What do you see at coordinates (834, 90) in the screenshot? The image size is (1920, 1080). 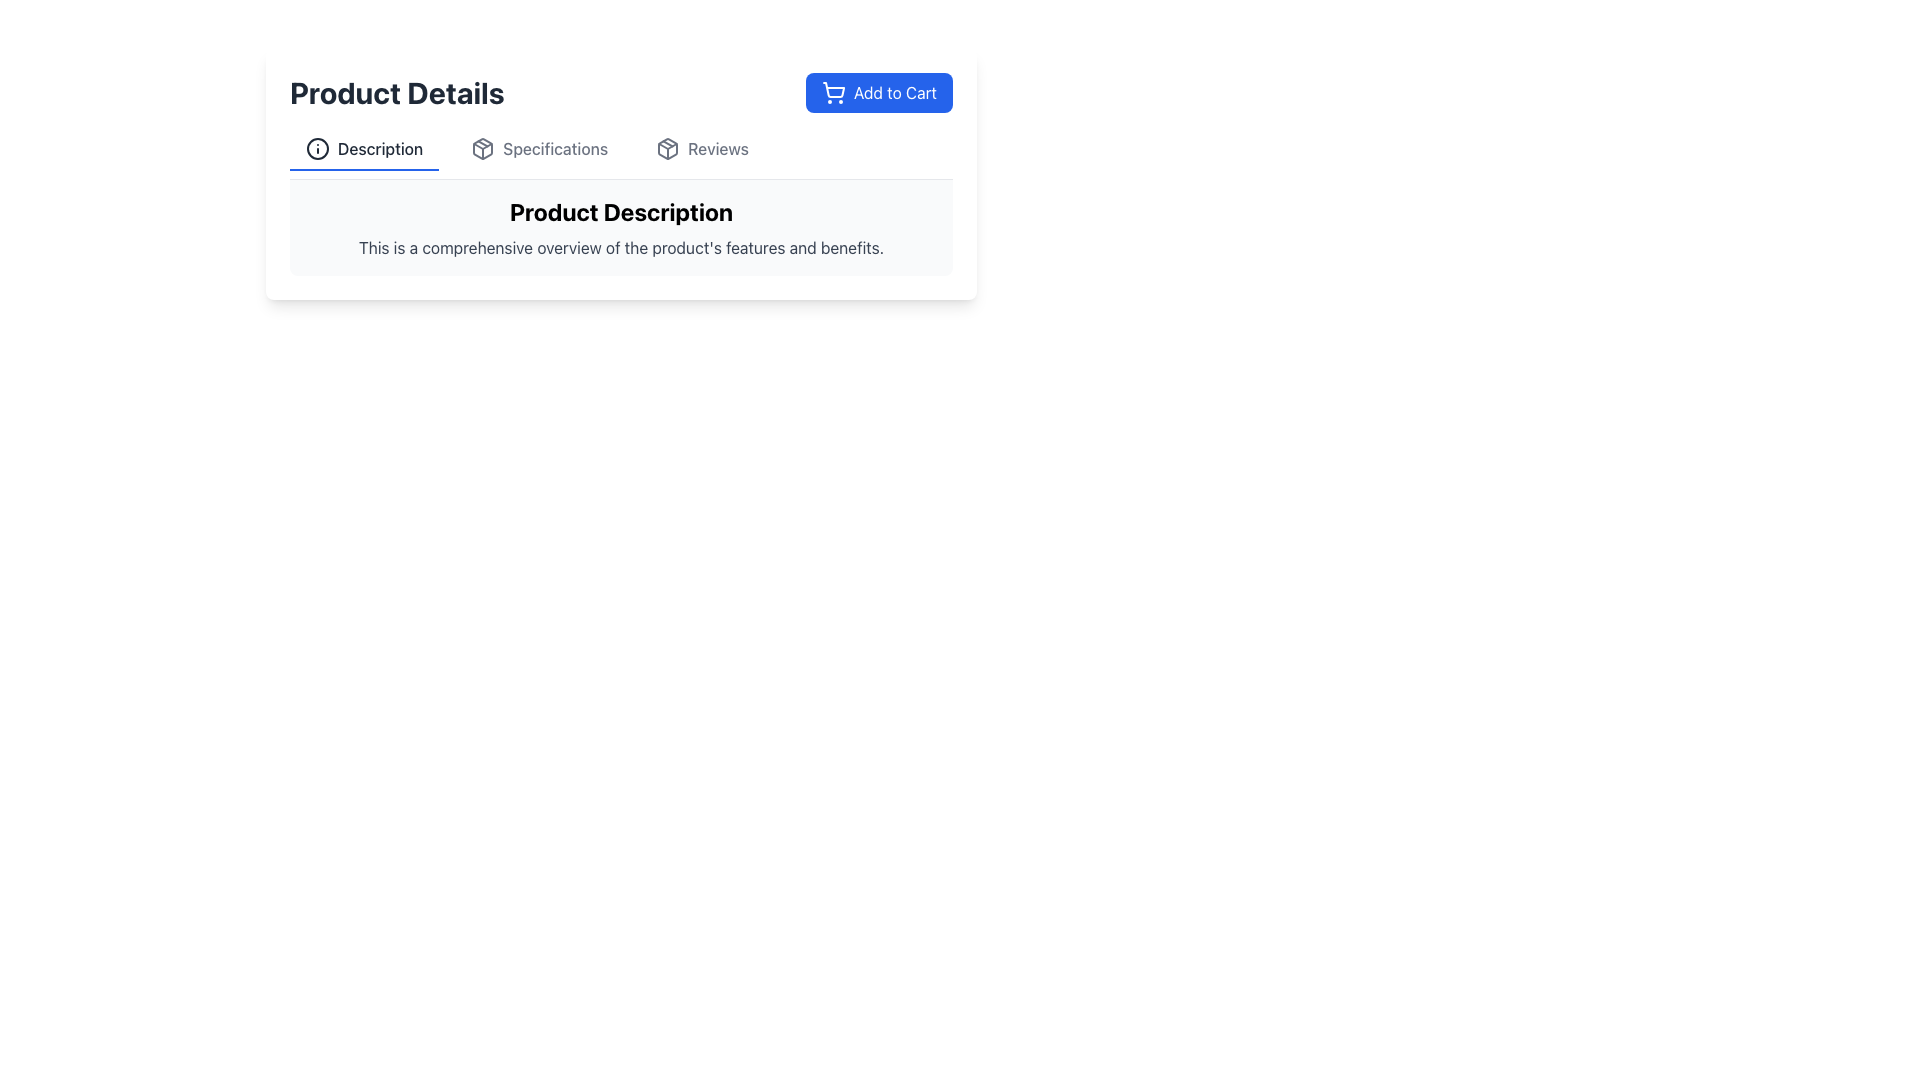 I see `the shopping cart icon located in the top-right of the interface, which is part of the blue 'Add to Cart' button` at bounding box center [834, 90].